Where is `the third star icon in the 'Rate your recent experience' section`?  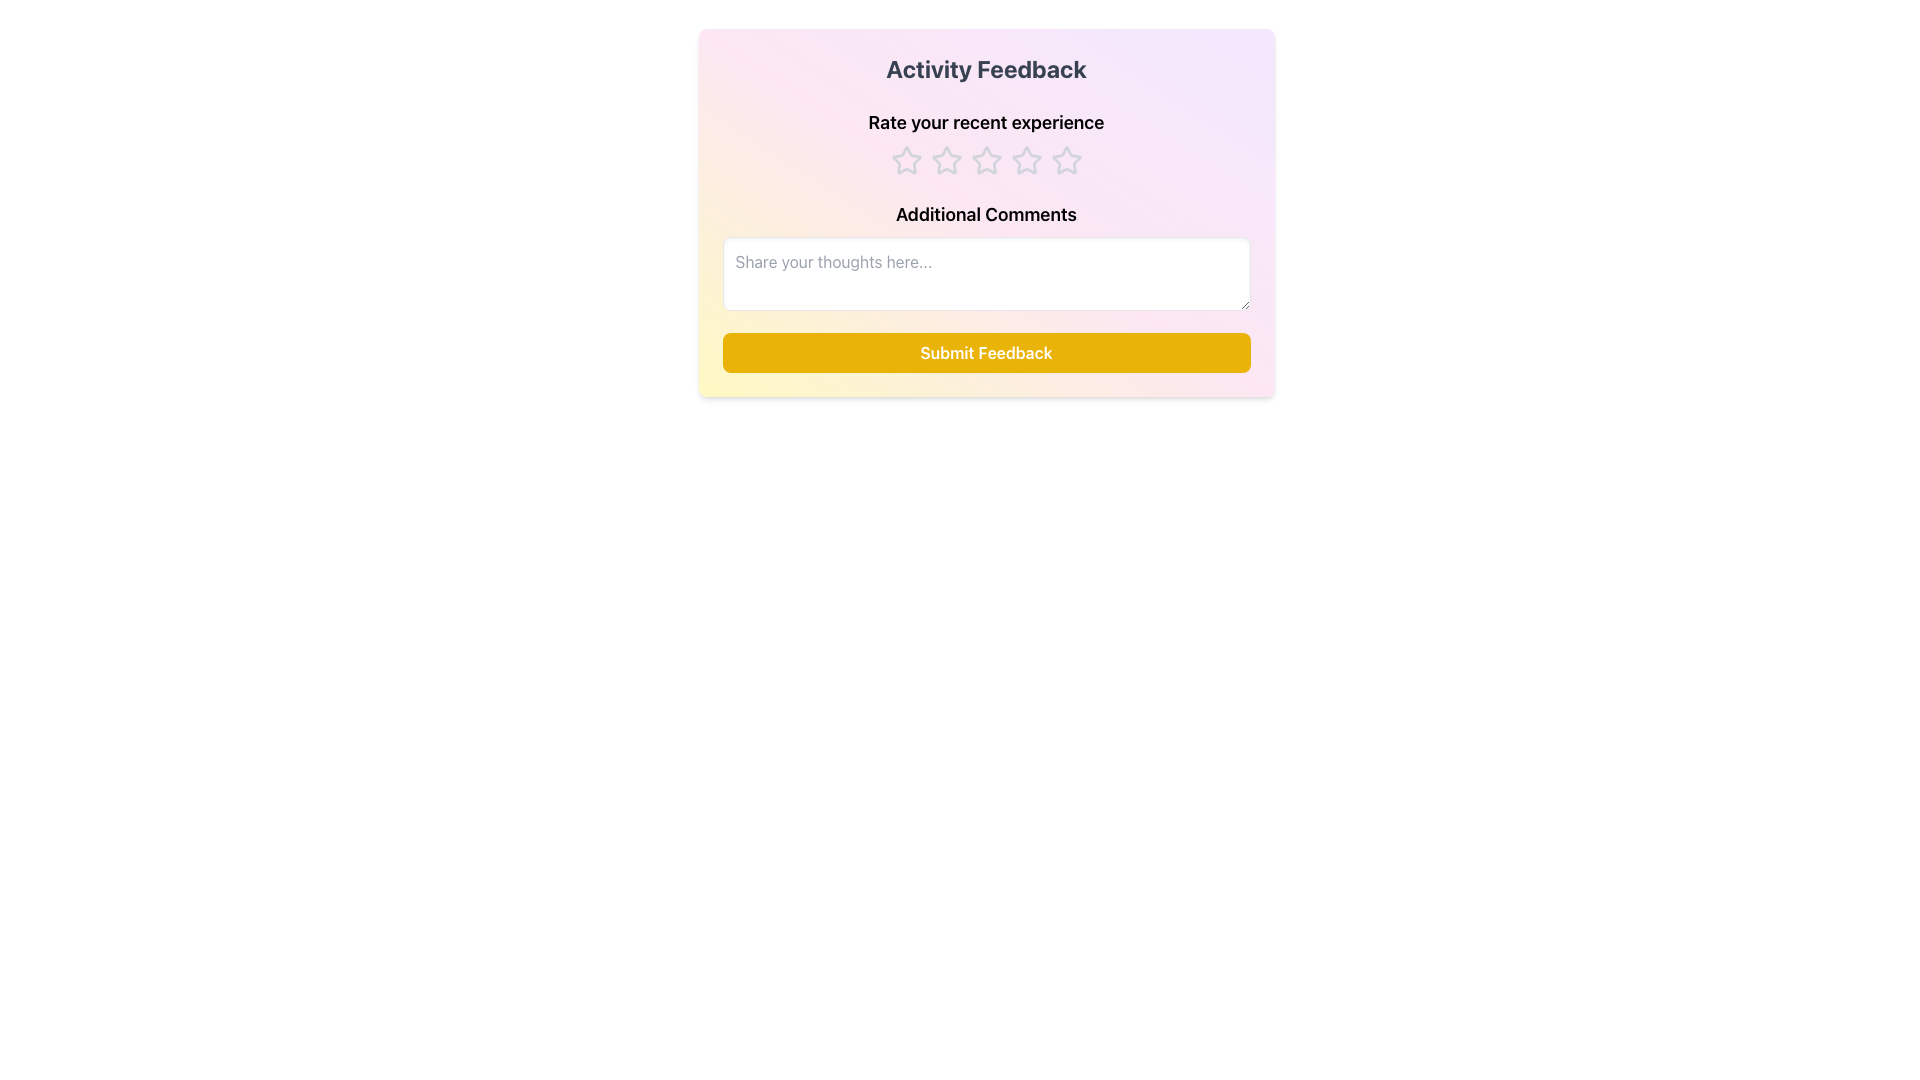 the third star icon in the 'Rate your recent experience' section is located at coordinates (986, 159).